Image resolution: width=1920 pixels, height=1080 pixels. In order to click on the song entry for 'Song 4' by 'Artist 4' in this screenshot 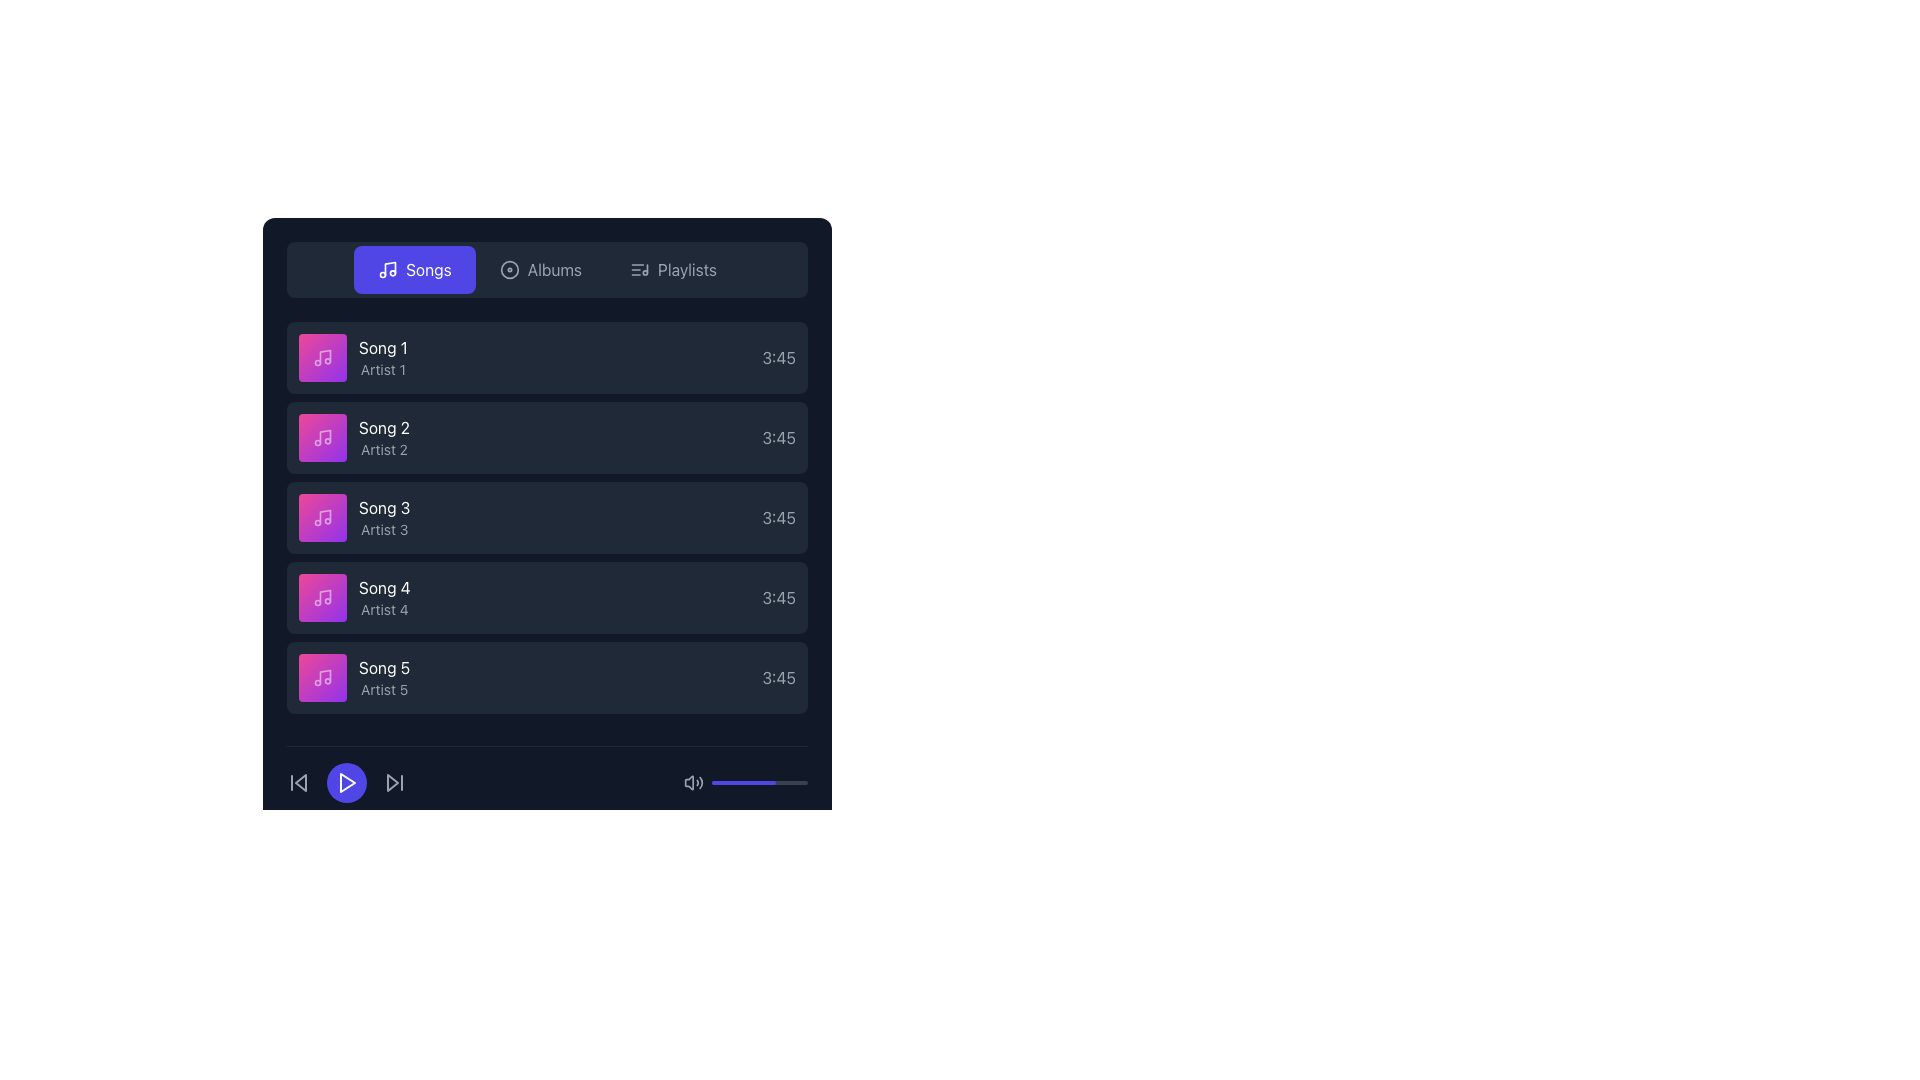, I will do `click(384, 596)`.